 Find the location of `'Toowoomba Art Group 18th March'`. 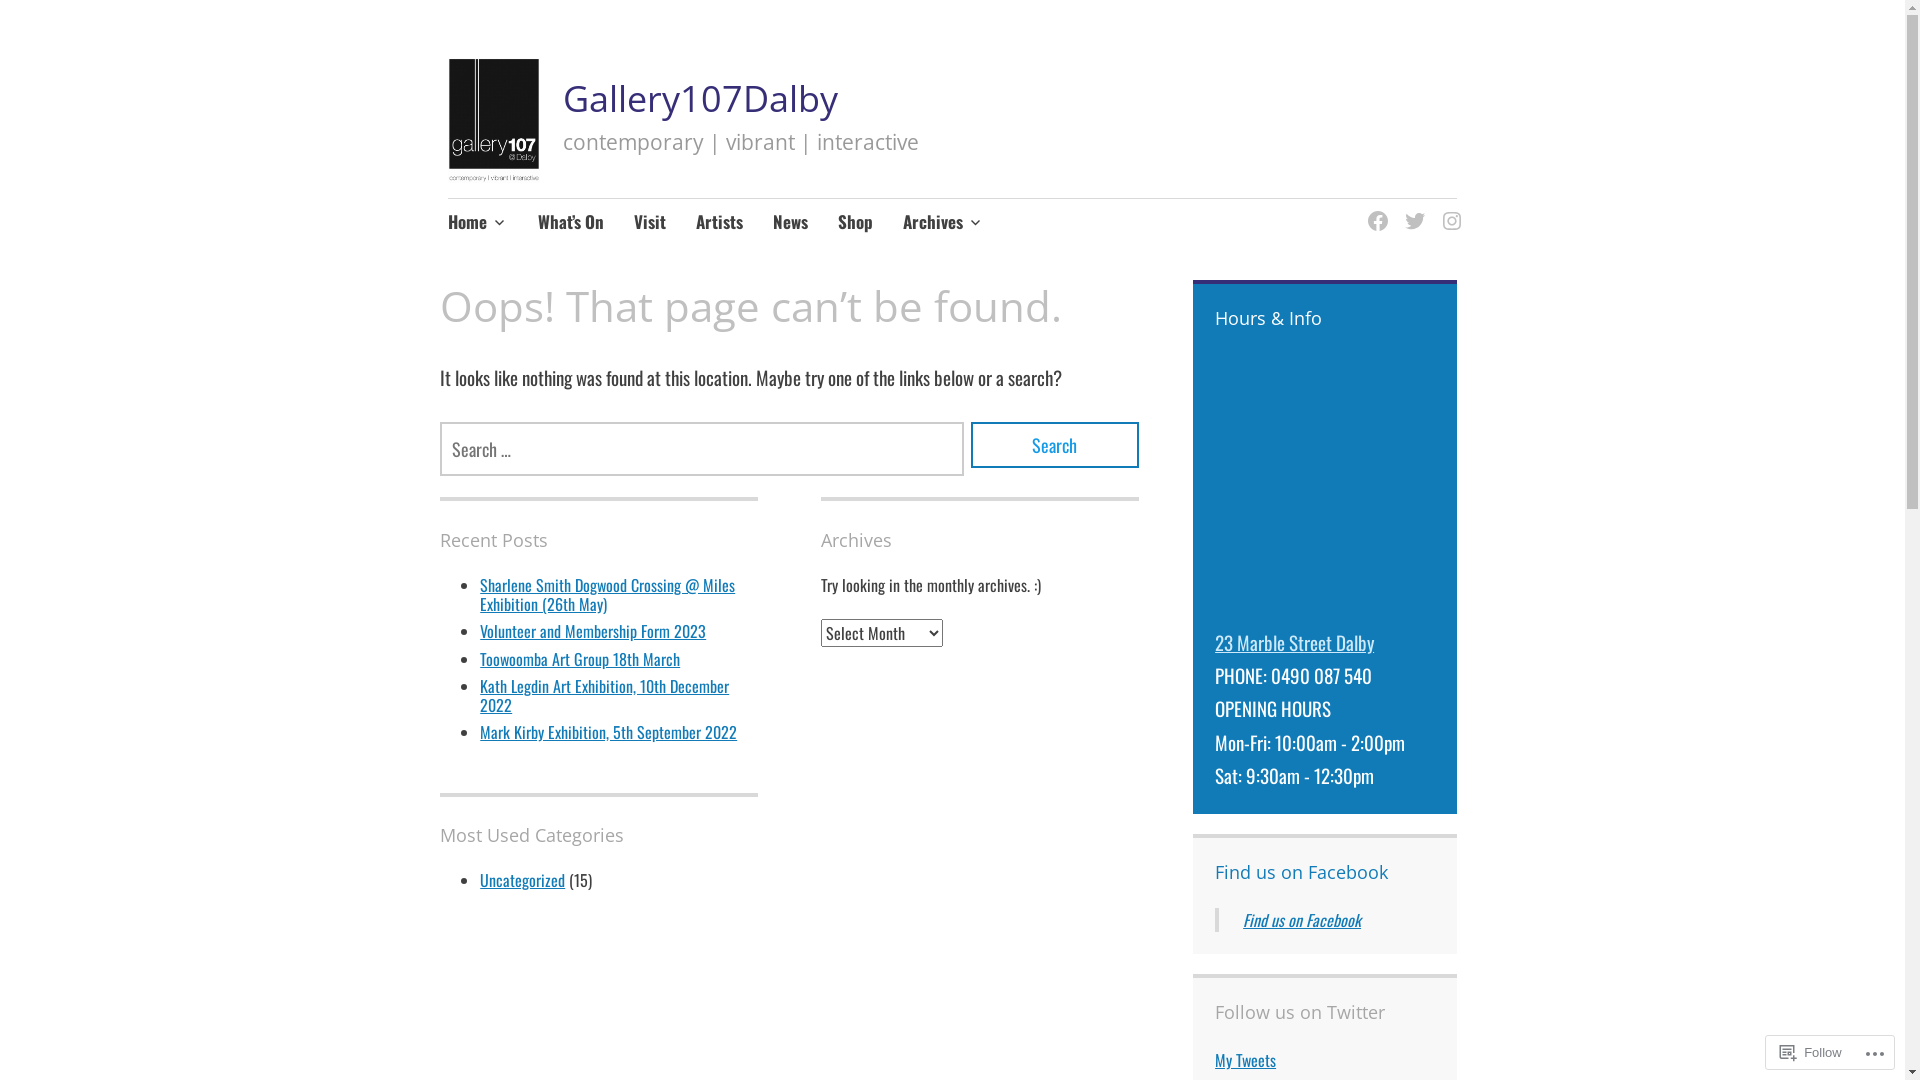

'Toowoomba Art Group 18th March' is located at coordinates (480, 659).